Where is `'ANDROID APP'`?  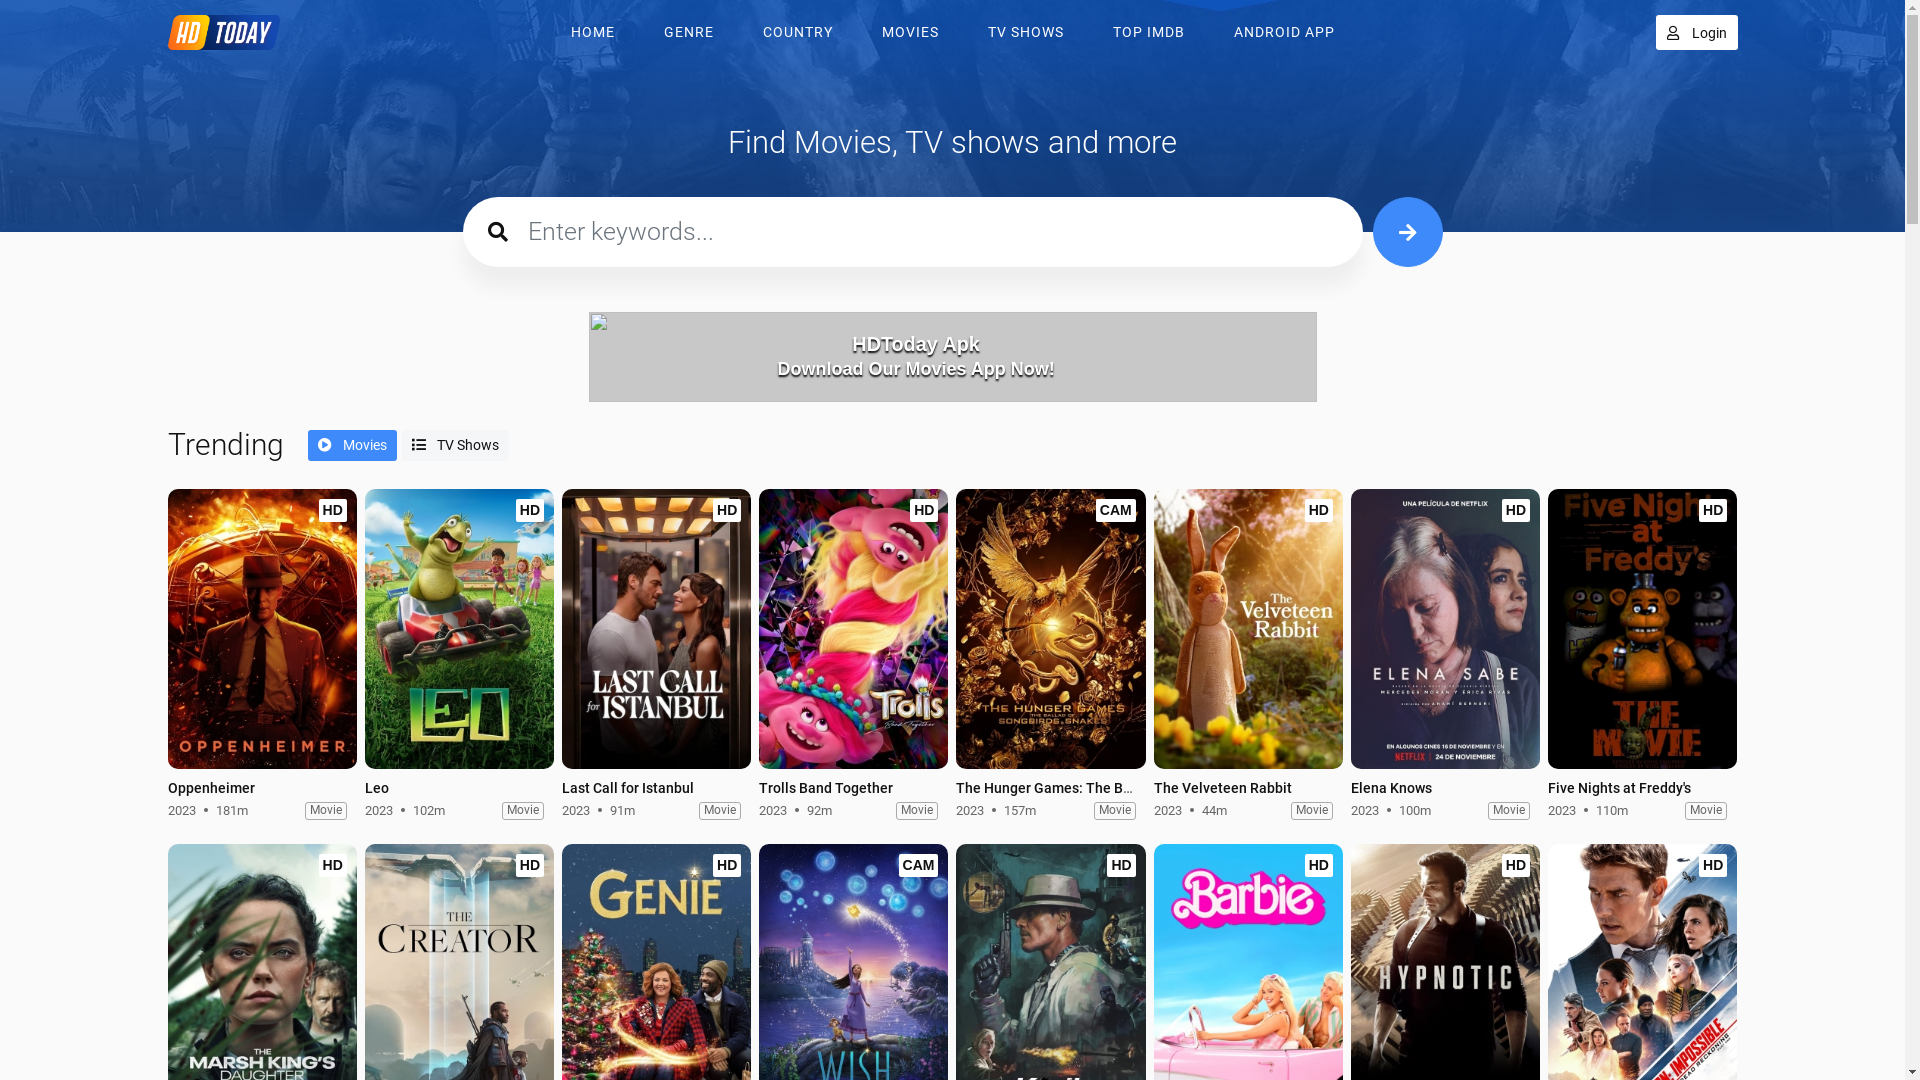
'ANDROID APP' is located at coordinates (1213, 32).